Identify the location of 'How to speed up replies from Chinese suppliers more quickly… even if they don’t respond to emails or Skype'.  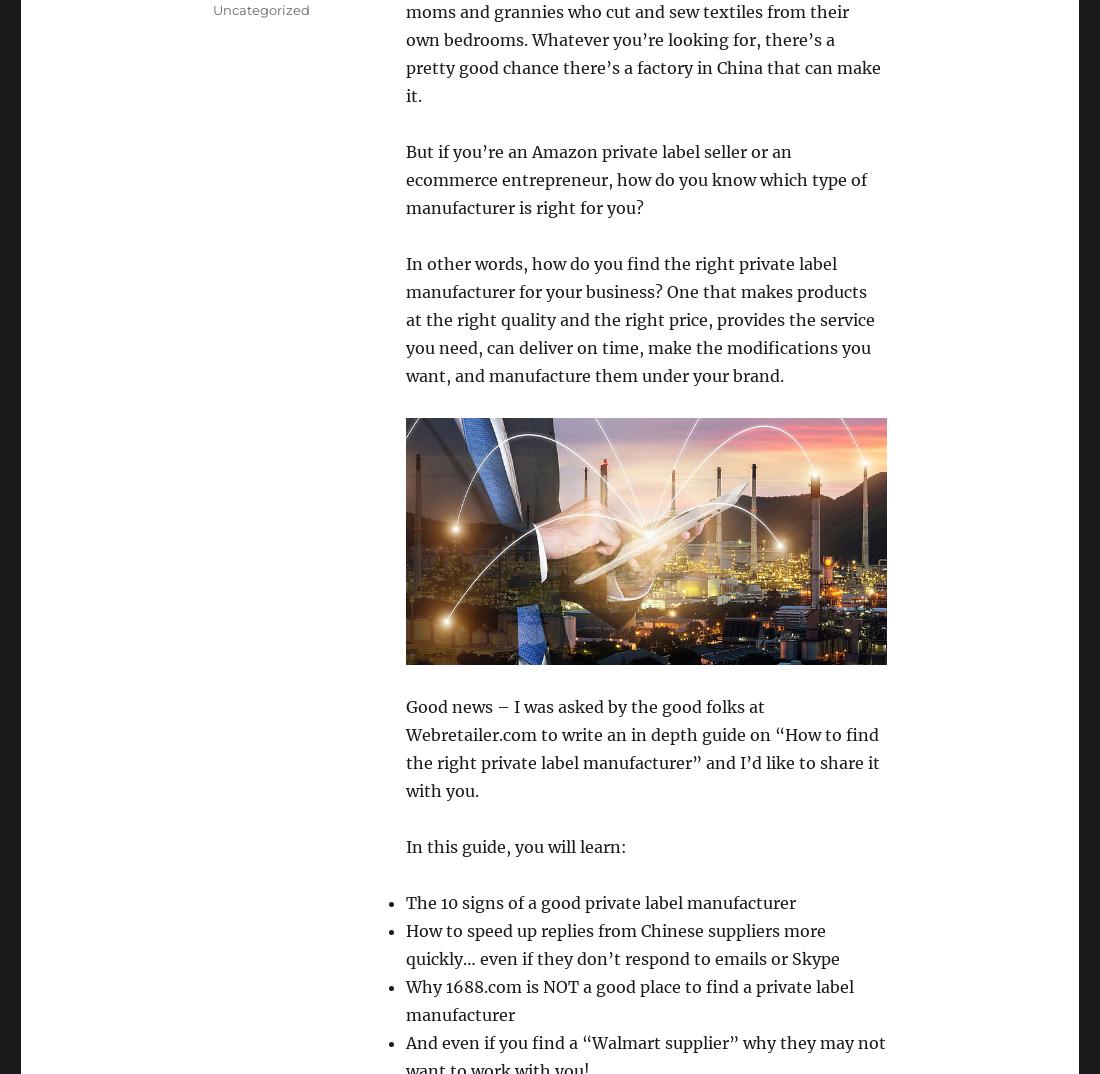
(622, 944).